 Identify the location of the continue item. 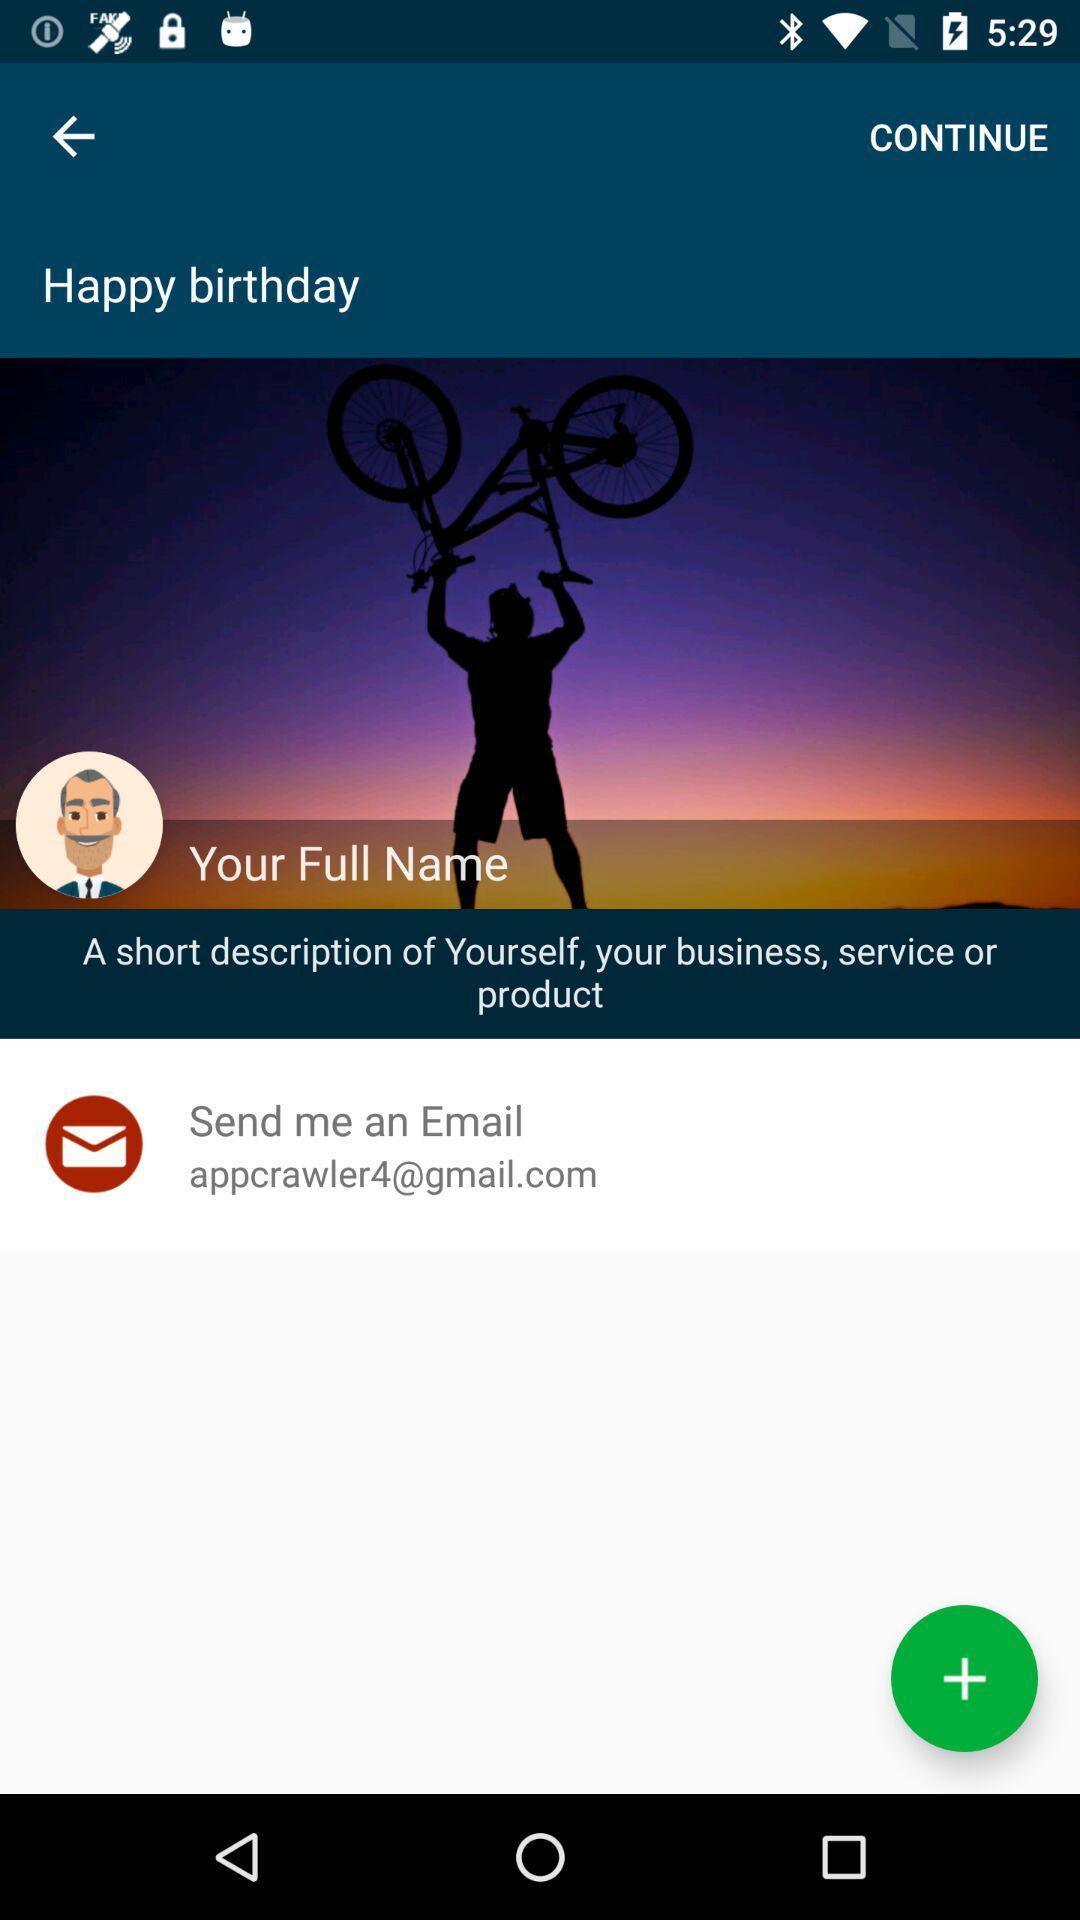
(957, 135).